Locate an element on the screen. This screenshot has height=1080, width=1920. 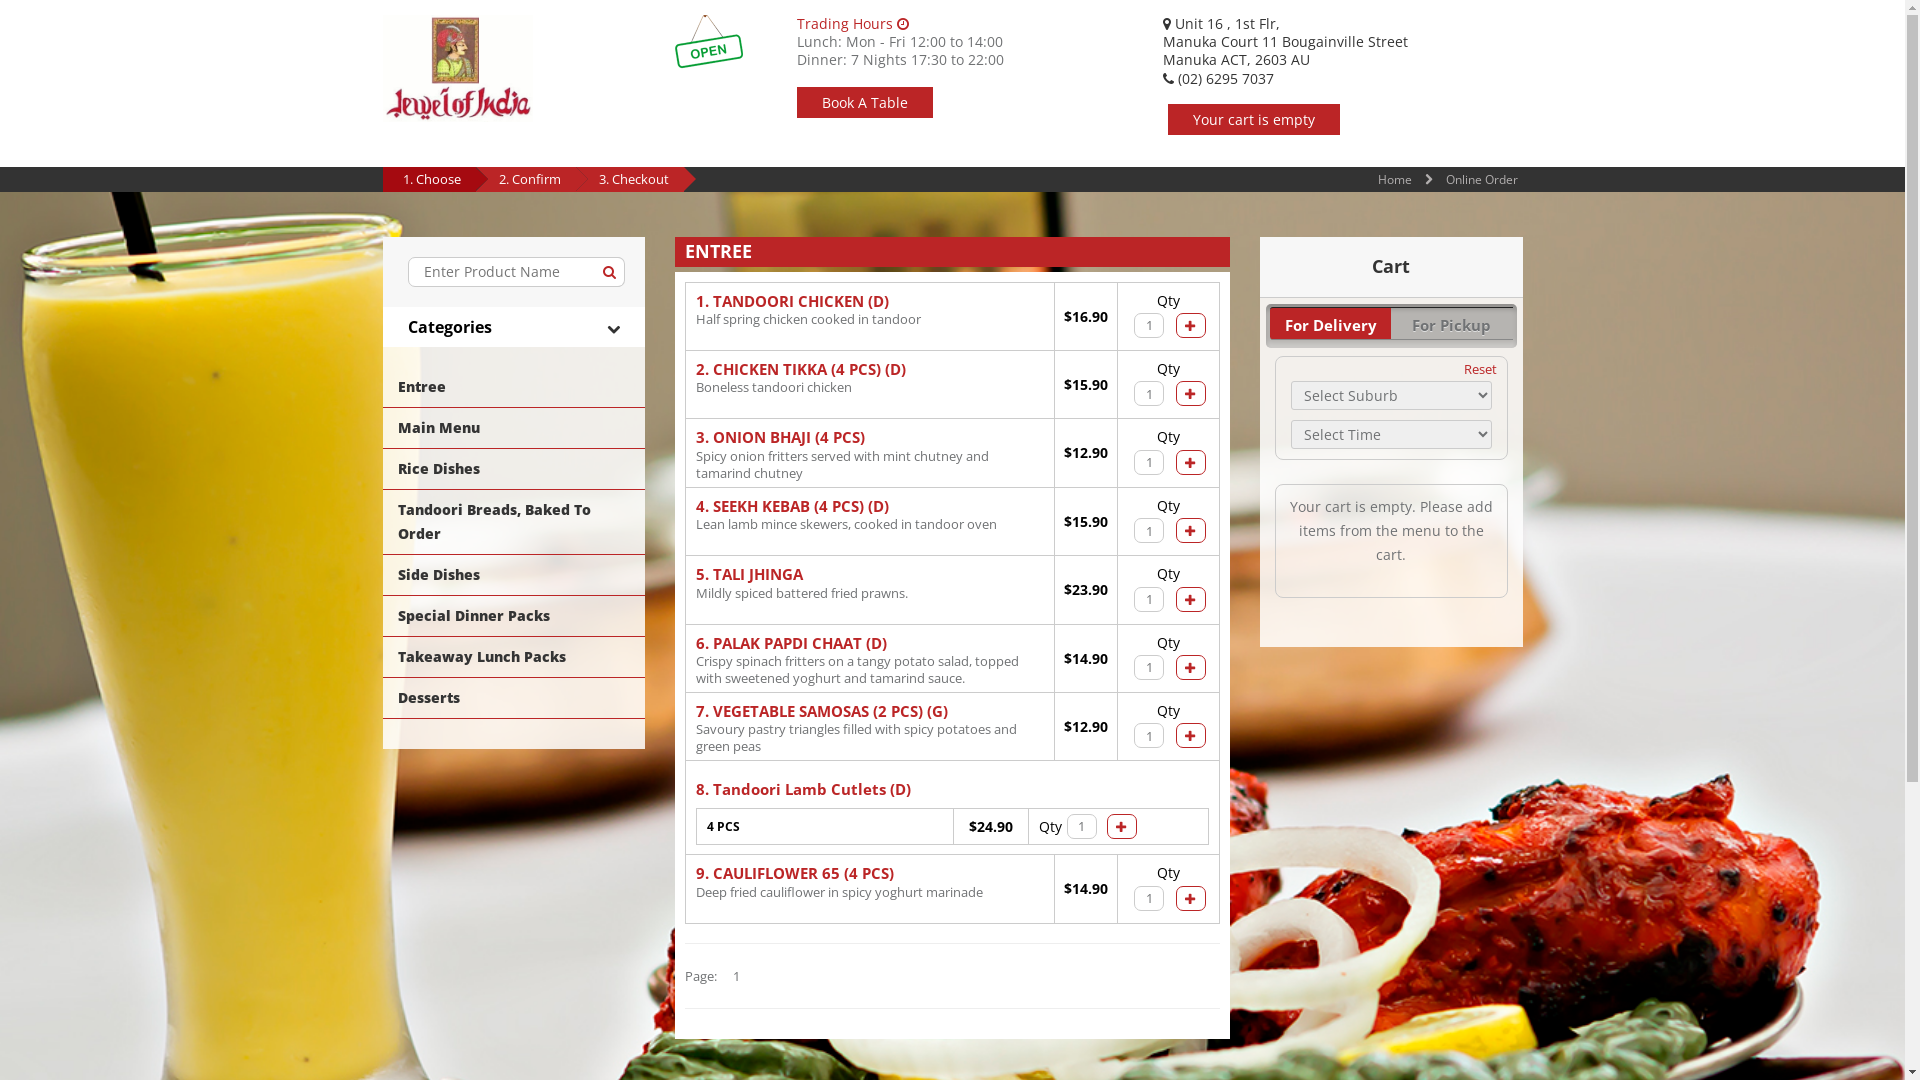
'1. Choose' is located at coordinates (430, 177).